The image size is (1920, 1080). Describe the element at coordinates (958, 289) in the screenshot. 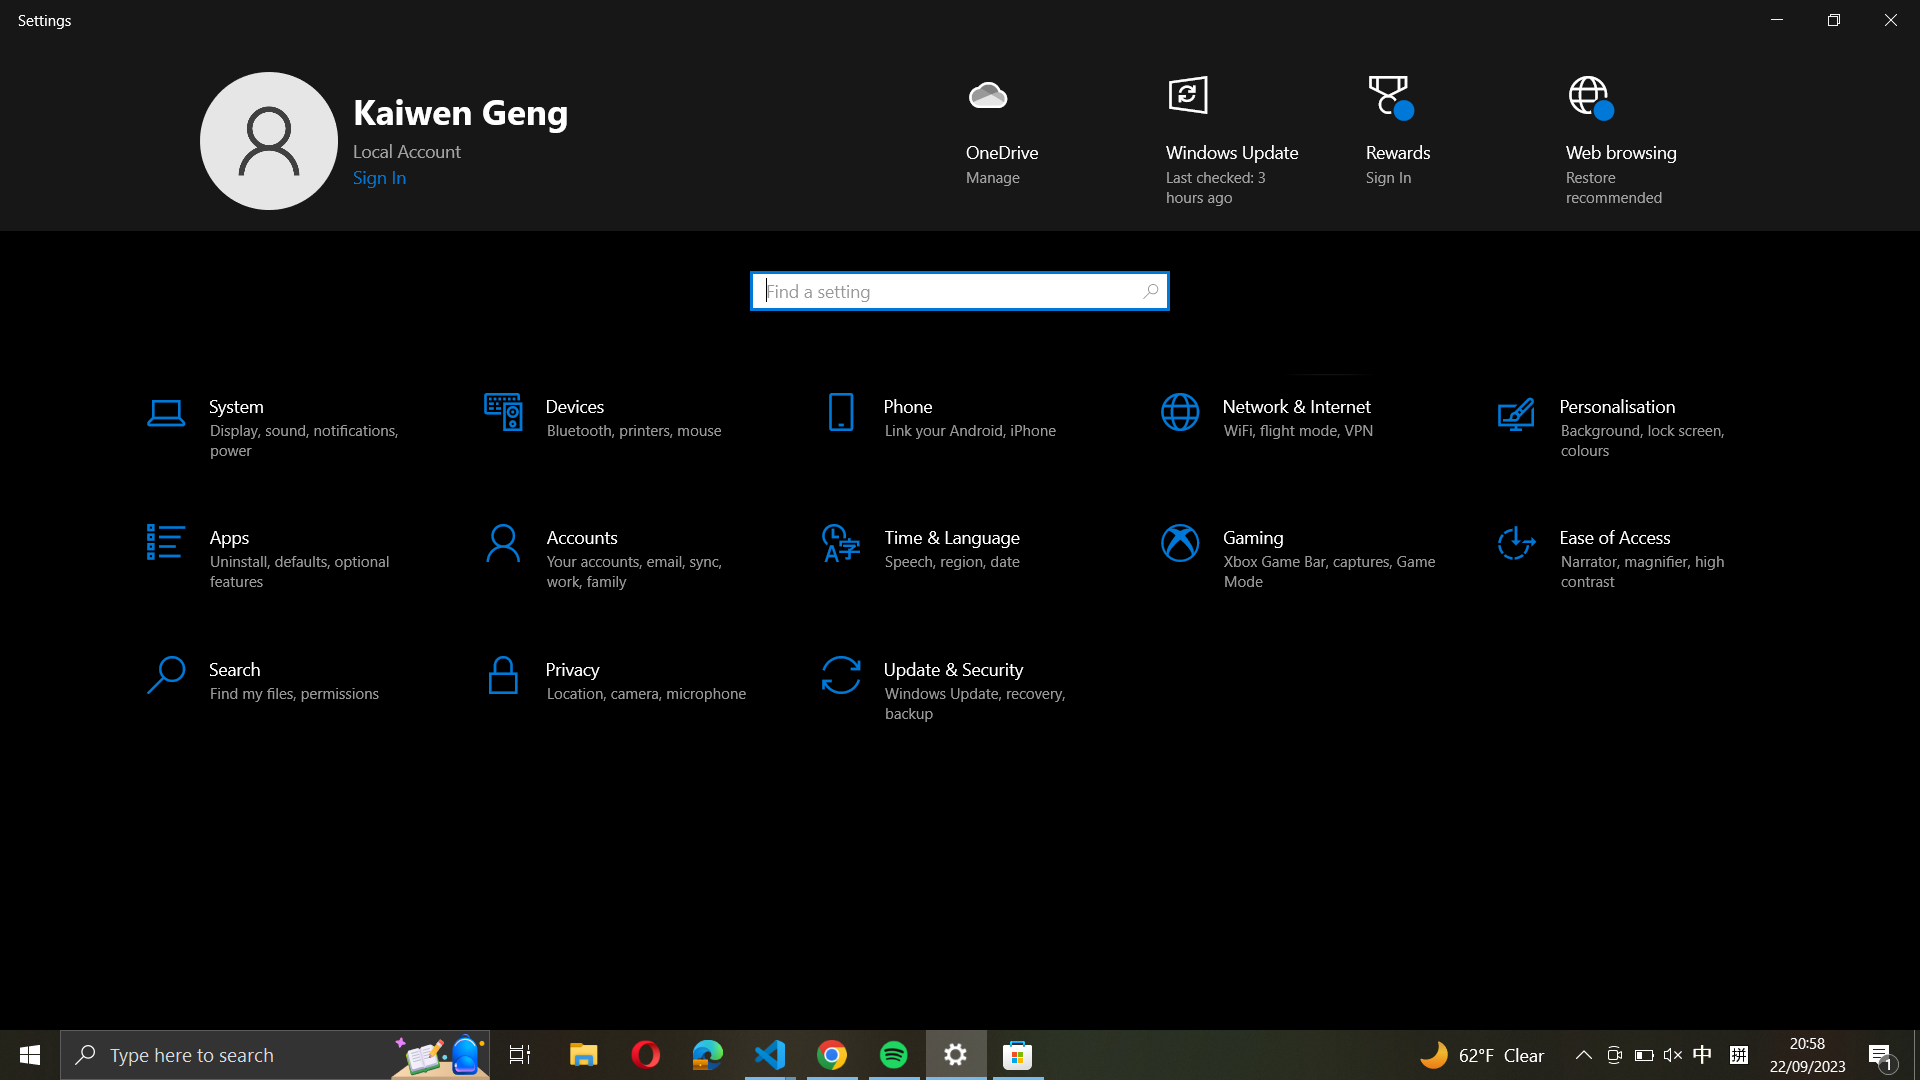

I see `Search for the copied content in the search bar` at that location.